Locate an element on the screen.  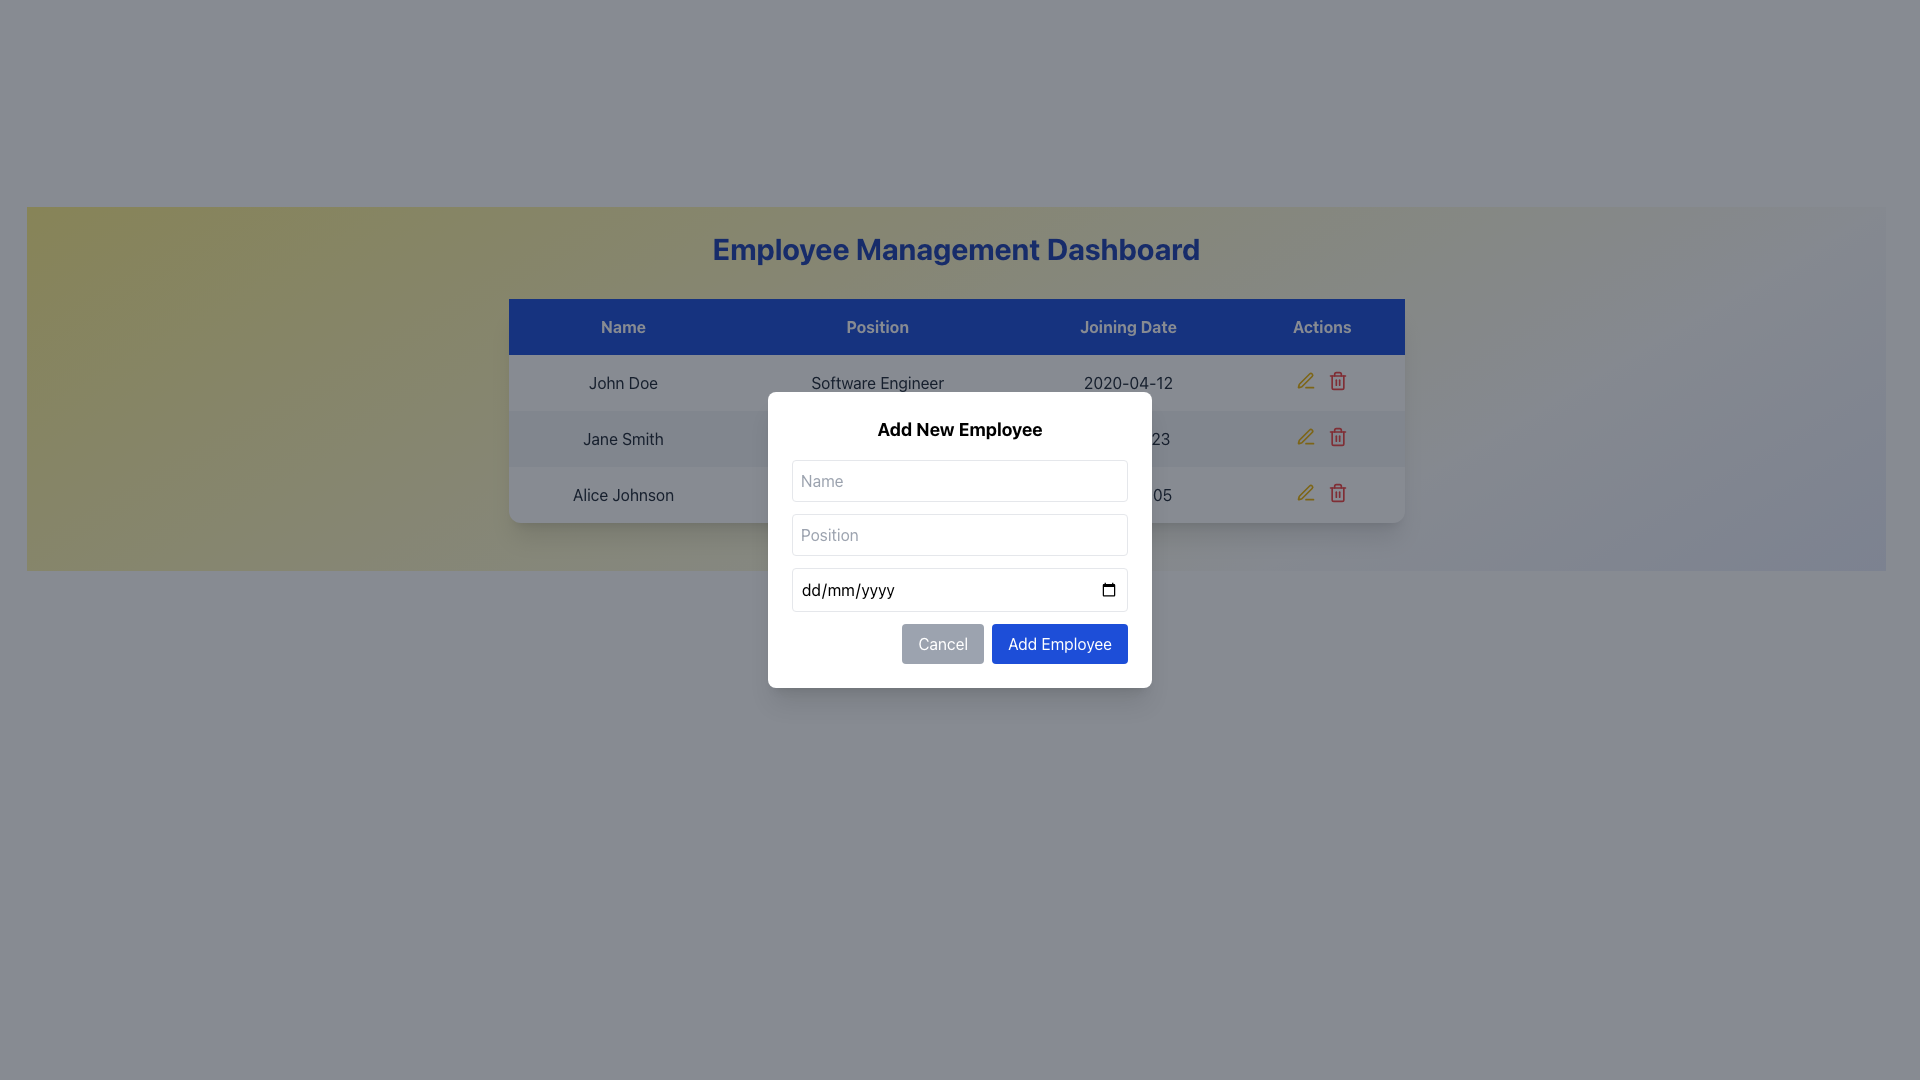
the confirm button for adding a new employee record is located at coordinates (1059, 644).